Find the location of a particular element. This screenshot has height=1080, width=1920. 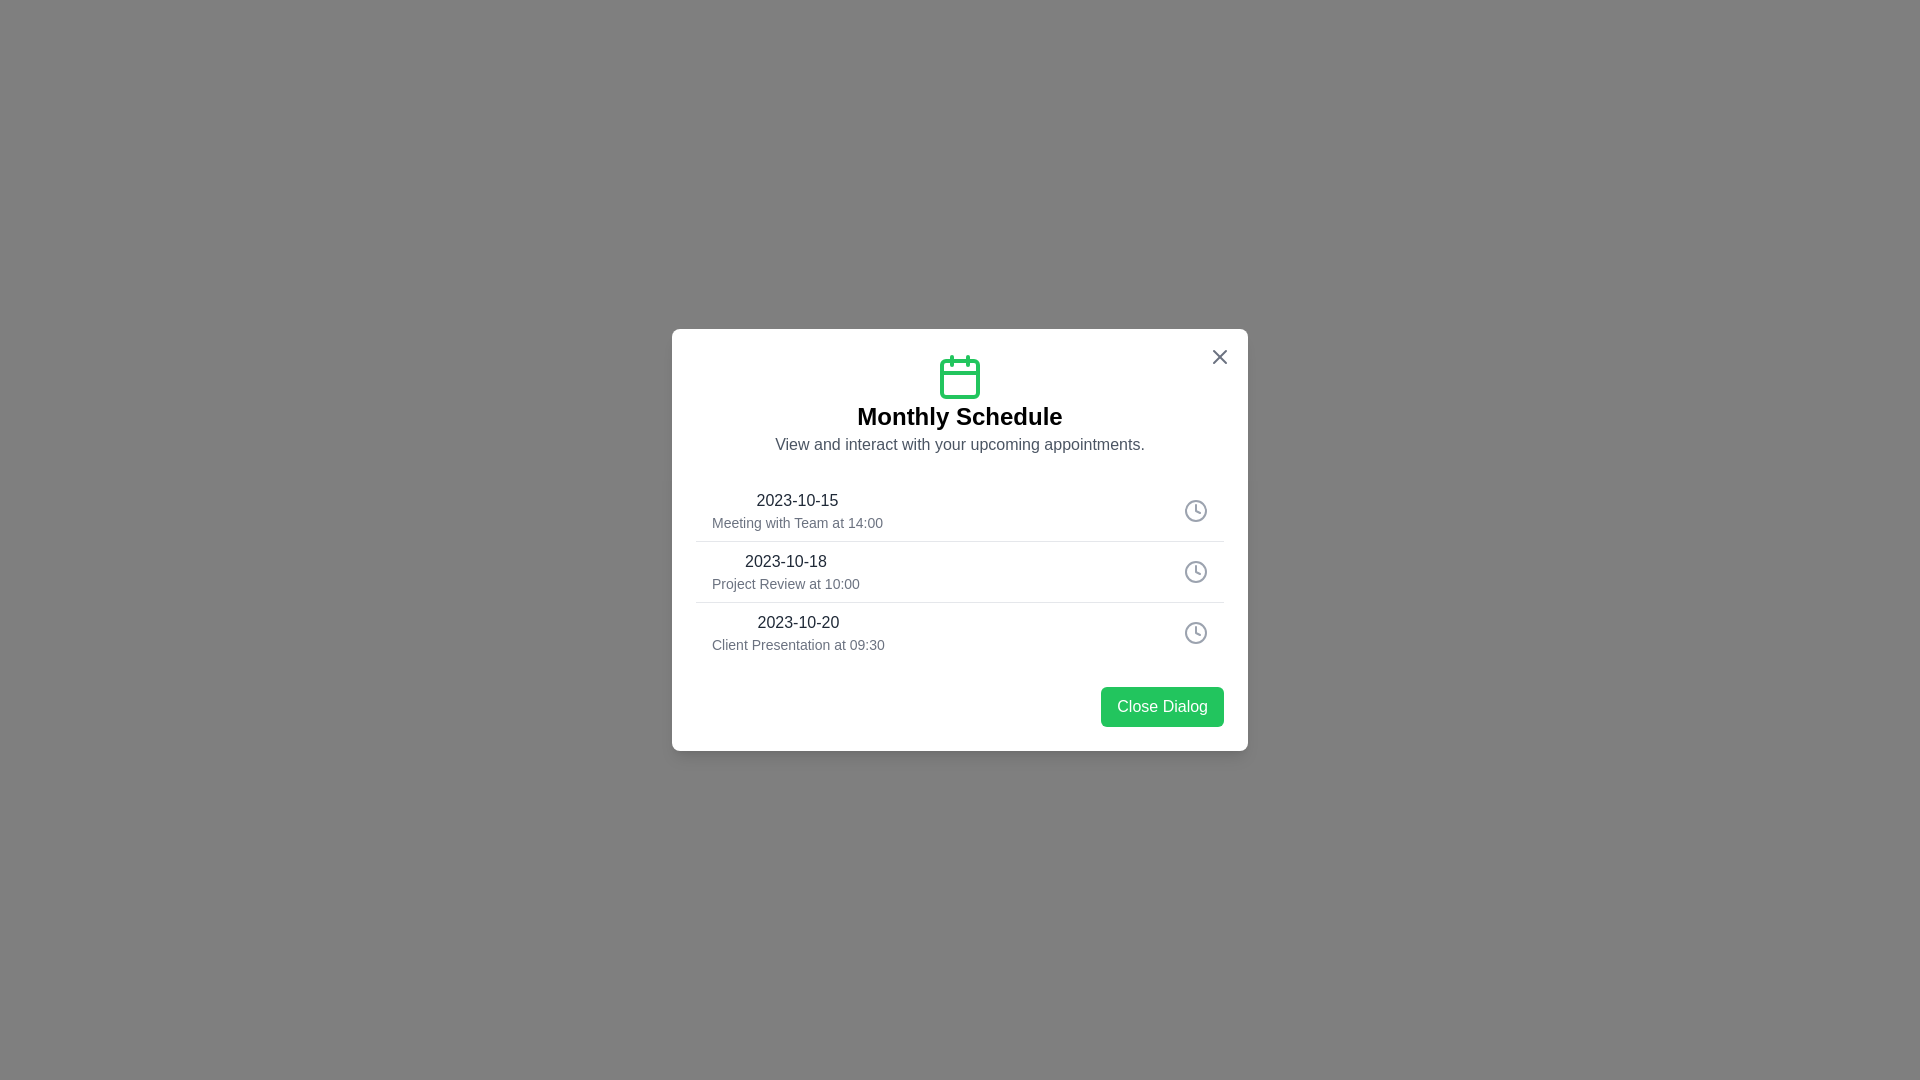

the event 2023-10-15 Meeting with Team at 14:00 from the list to view its details is located at coordinates (960, 509).